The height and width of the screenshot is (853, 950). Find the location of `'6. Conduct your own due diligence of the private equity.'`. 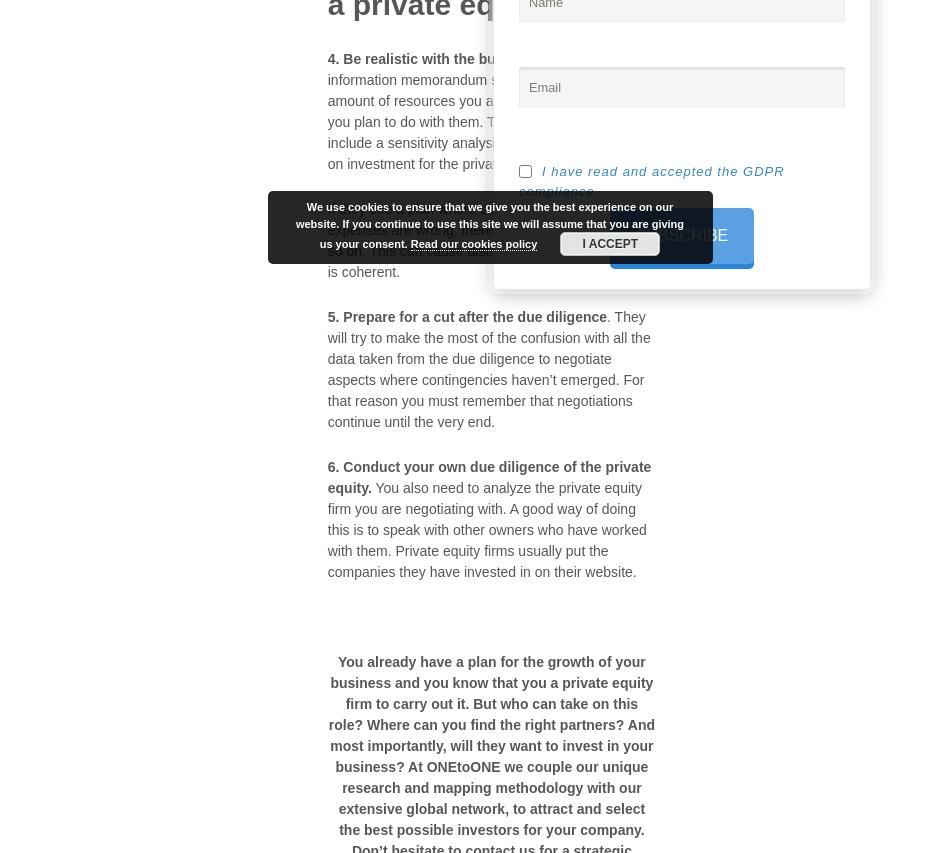

'6. Conduct your own due diligence of the private equity.' is located at coordinates (325, 475).